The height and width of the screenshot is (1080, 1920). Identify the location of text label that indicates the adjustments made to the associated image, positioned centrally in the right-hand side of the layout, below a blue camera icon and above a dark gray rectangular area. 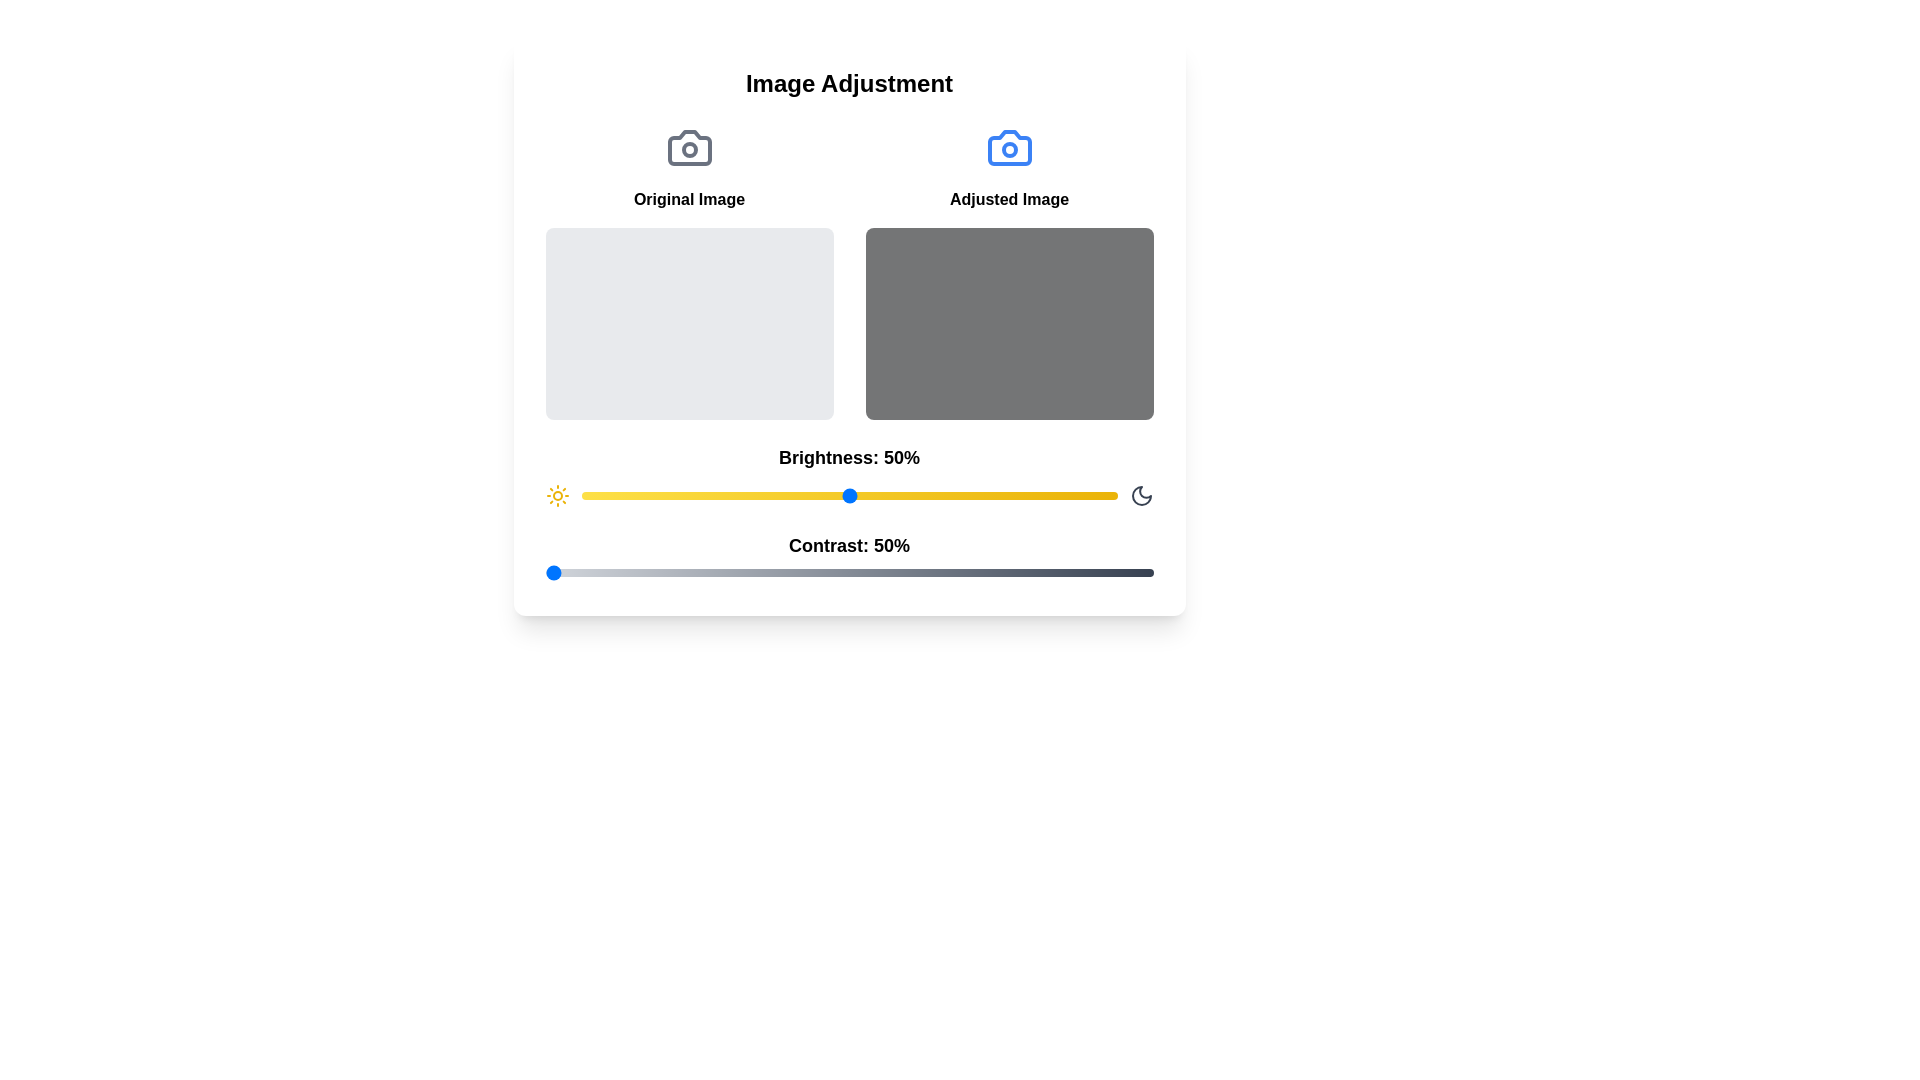
(1009, 200).